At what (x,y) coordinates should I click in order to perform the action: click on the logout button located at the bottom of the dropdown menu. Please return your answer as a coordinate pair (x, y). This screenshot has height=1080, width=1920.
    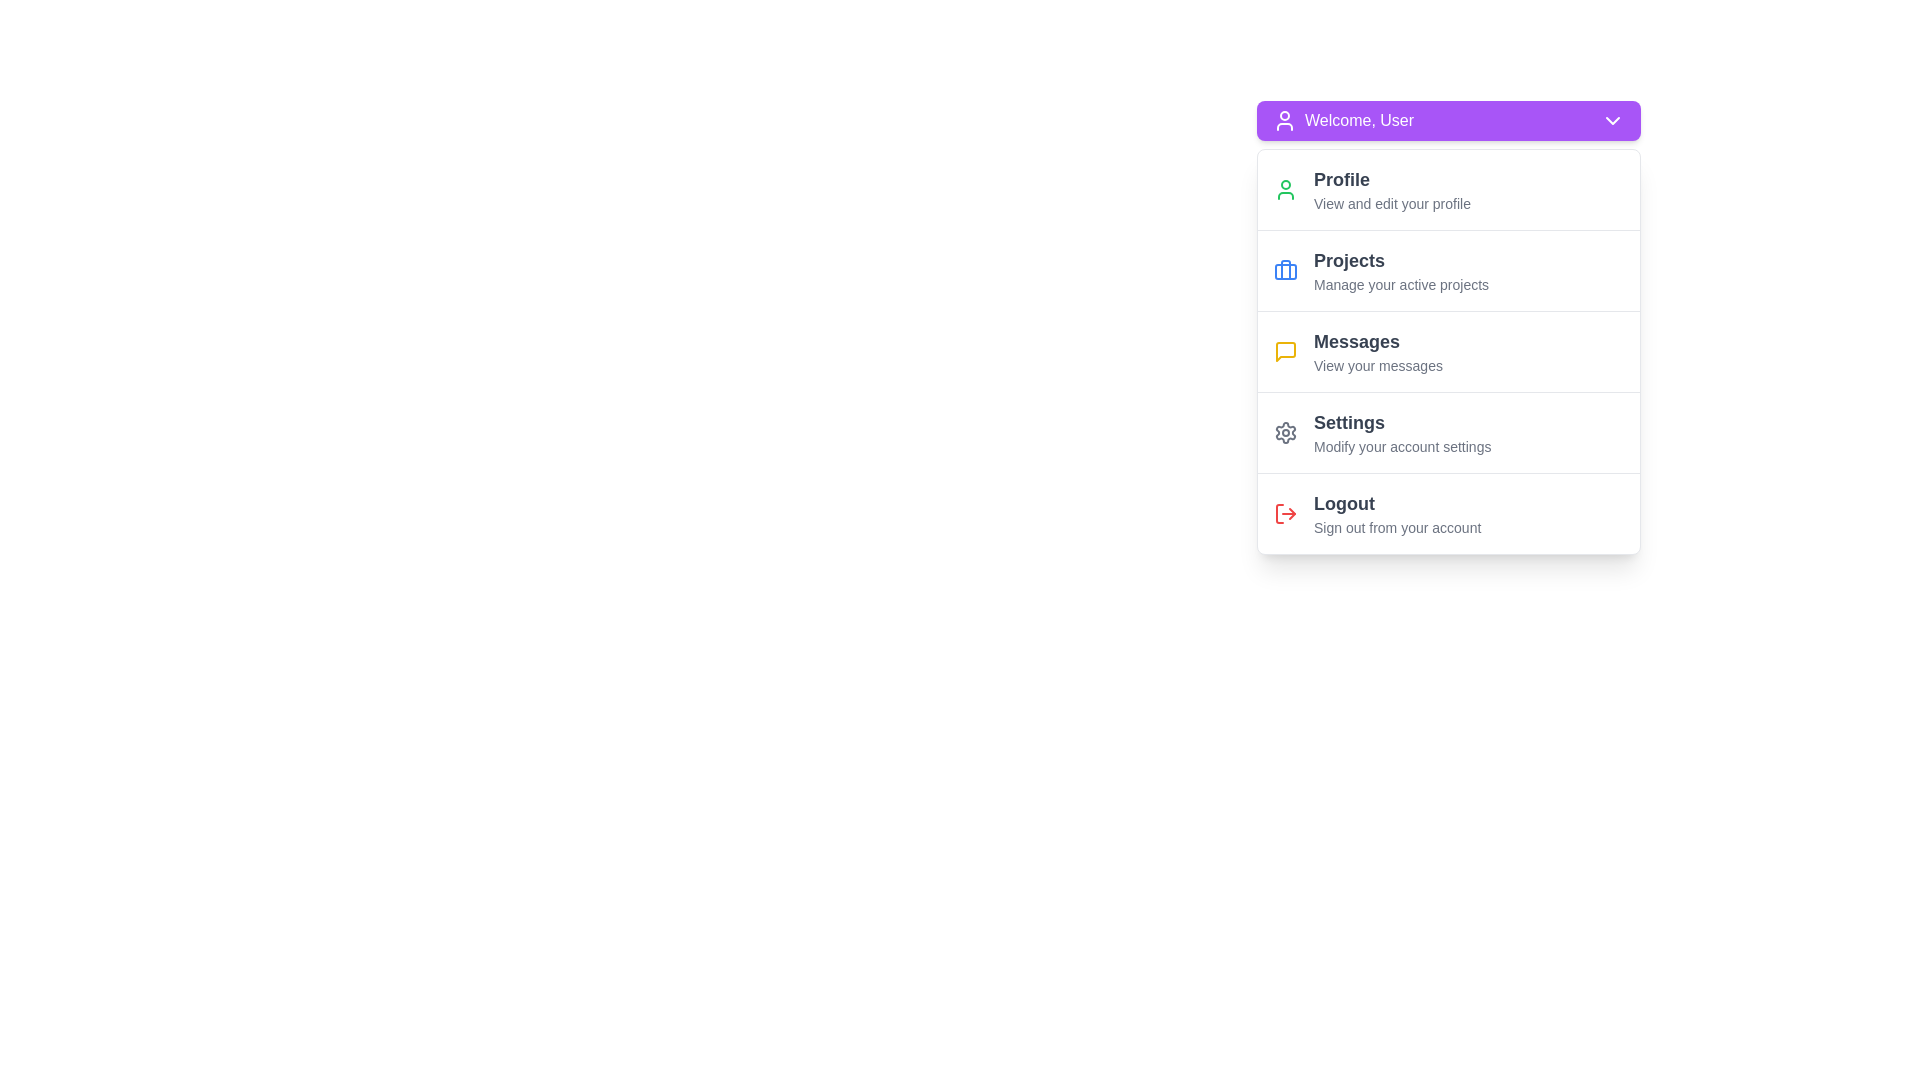
    Looking at the image, I should click on (1449, 512).